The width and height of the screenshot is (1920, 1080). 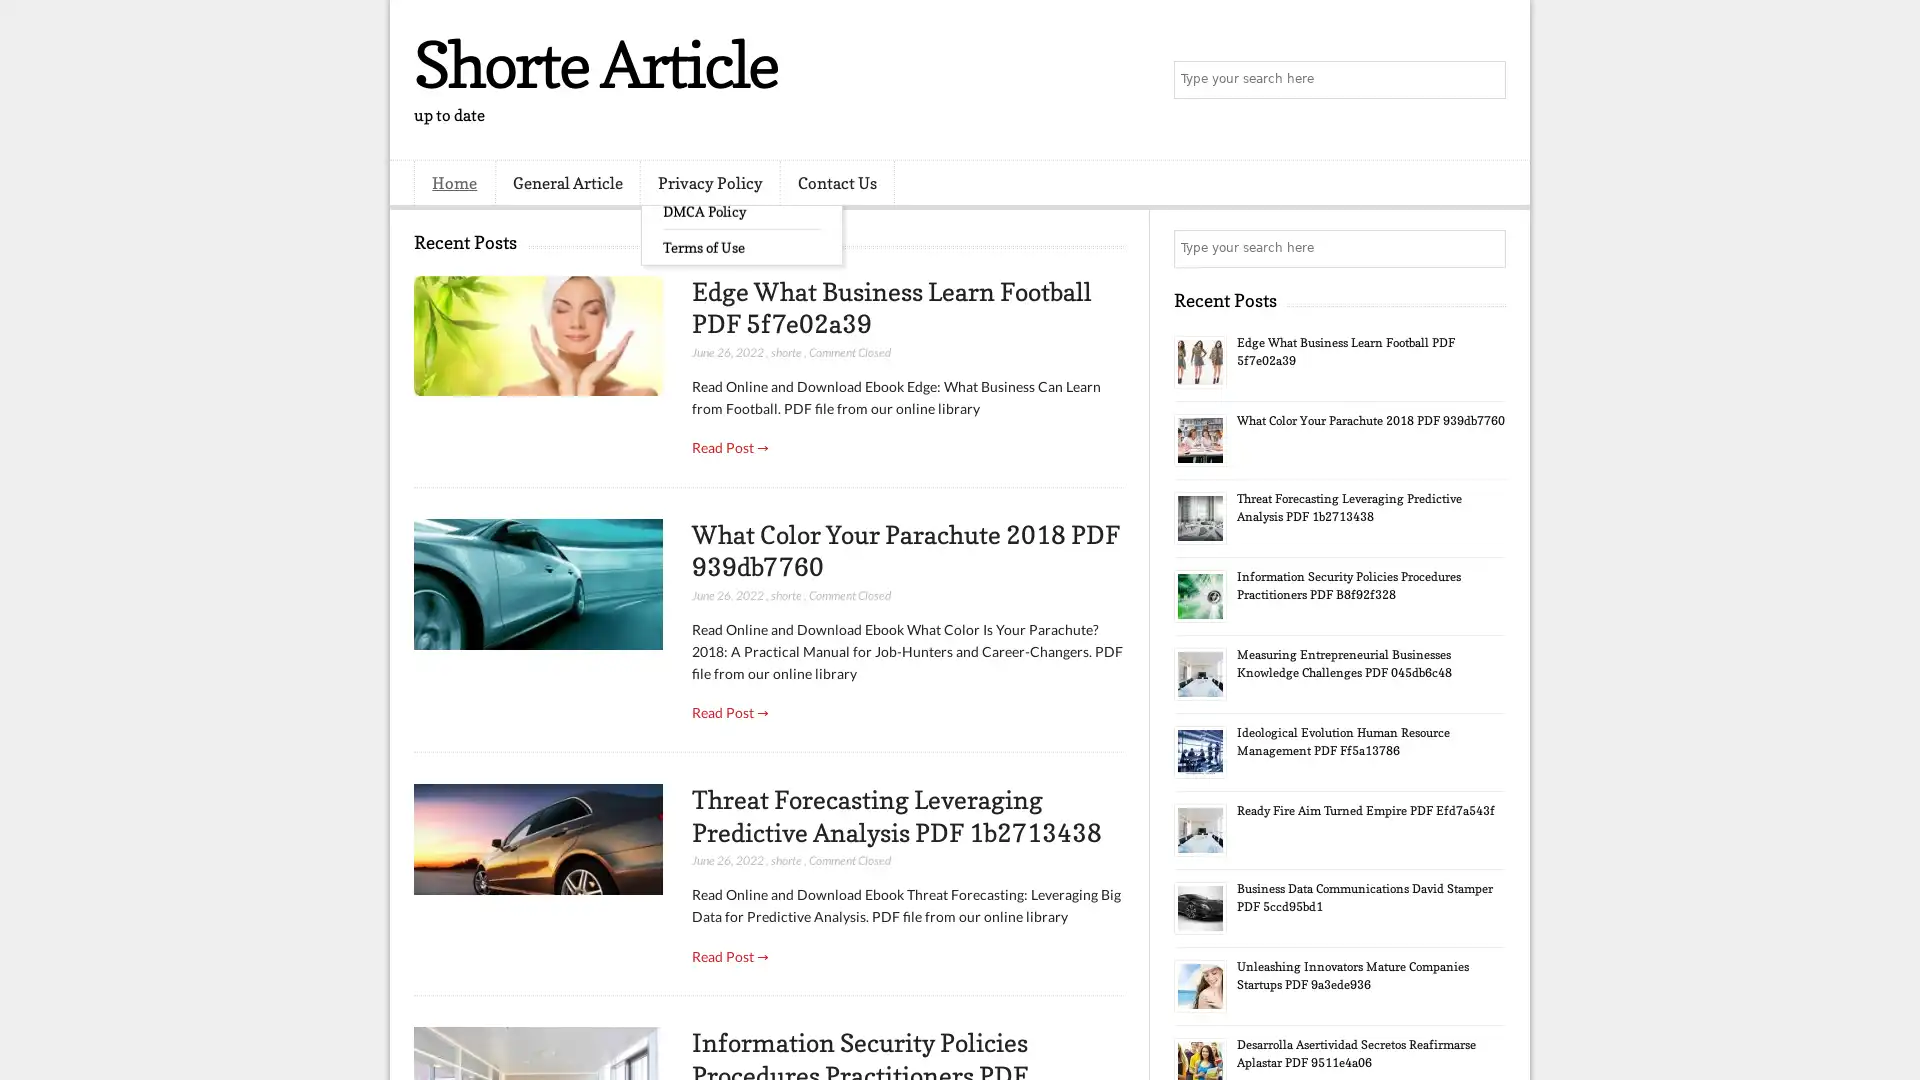 I want to click on Search, so click(x=1485, y=80).